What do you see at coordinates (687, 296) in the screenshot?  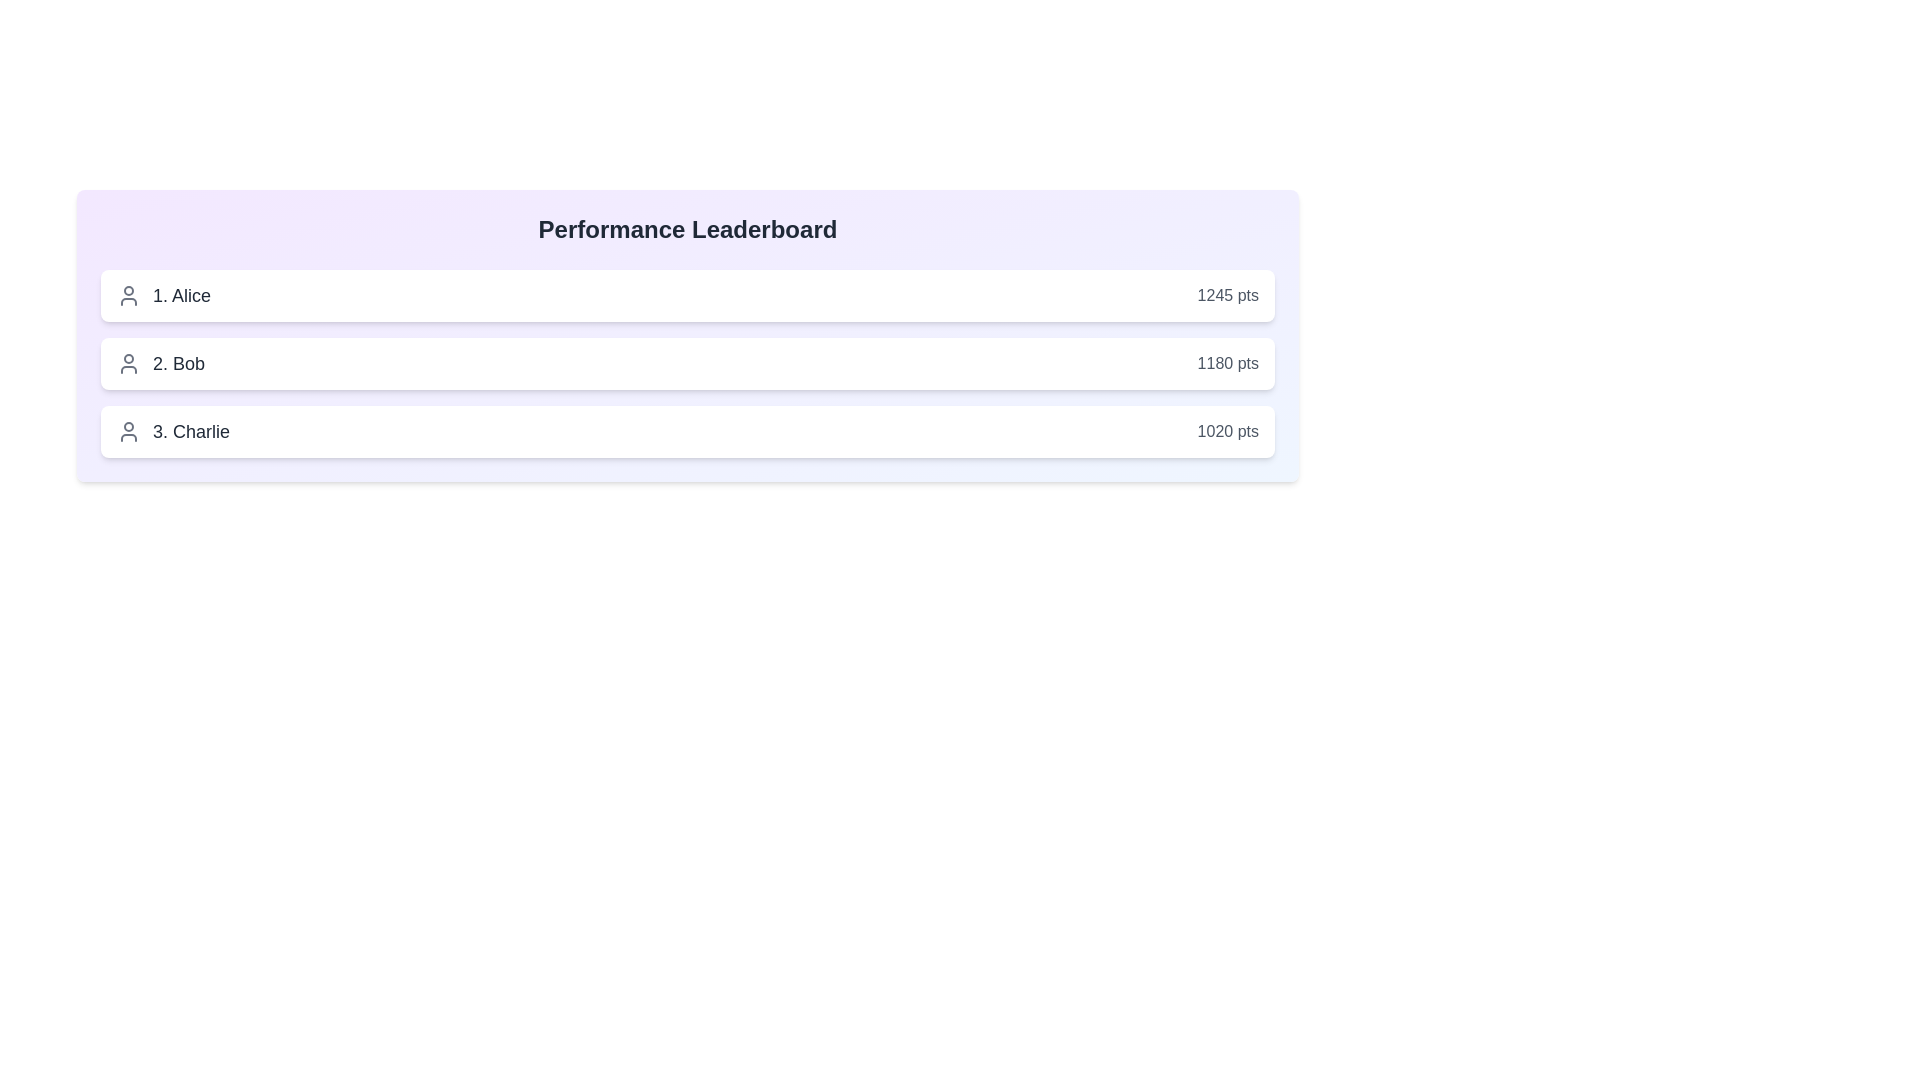 I see `the user entry for Alice` at bounding box center [687, 296].